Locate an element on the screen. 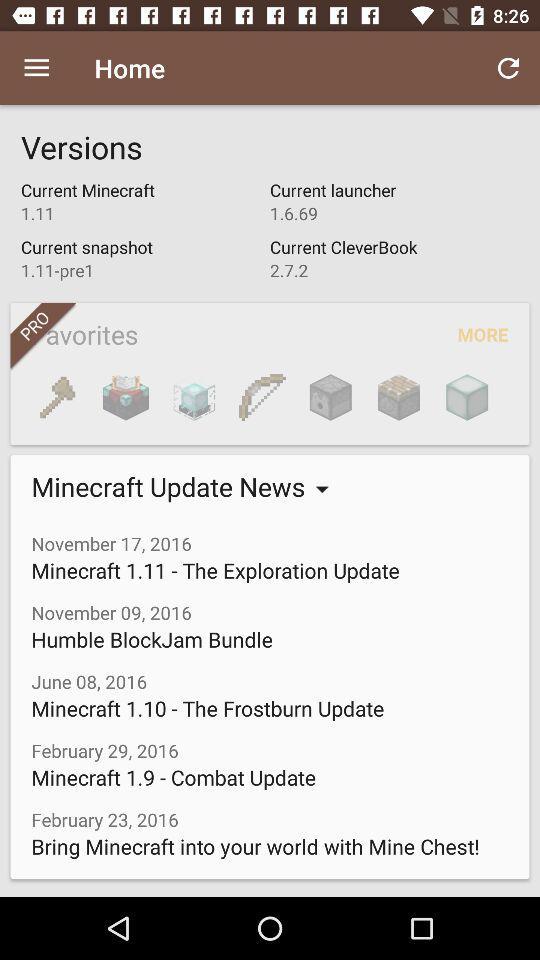 The height and width of the screenshot is (960, 540). the item above november 17, 2016 item is located at coordinates (399, 396).